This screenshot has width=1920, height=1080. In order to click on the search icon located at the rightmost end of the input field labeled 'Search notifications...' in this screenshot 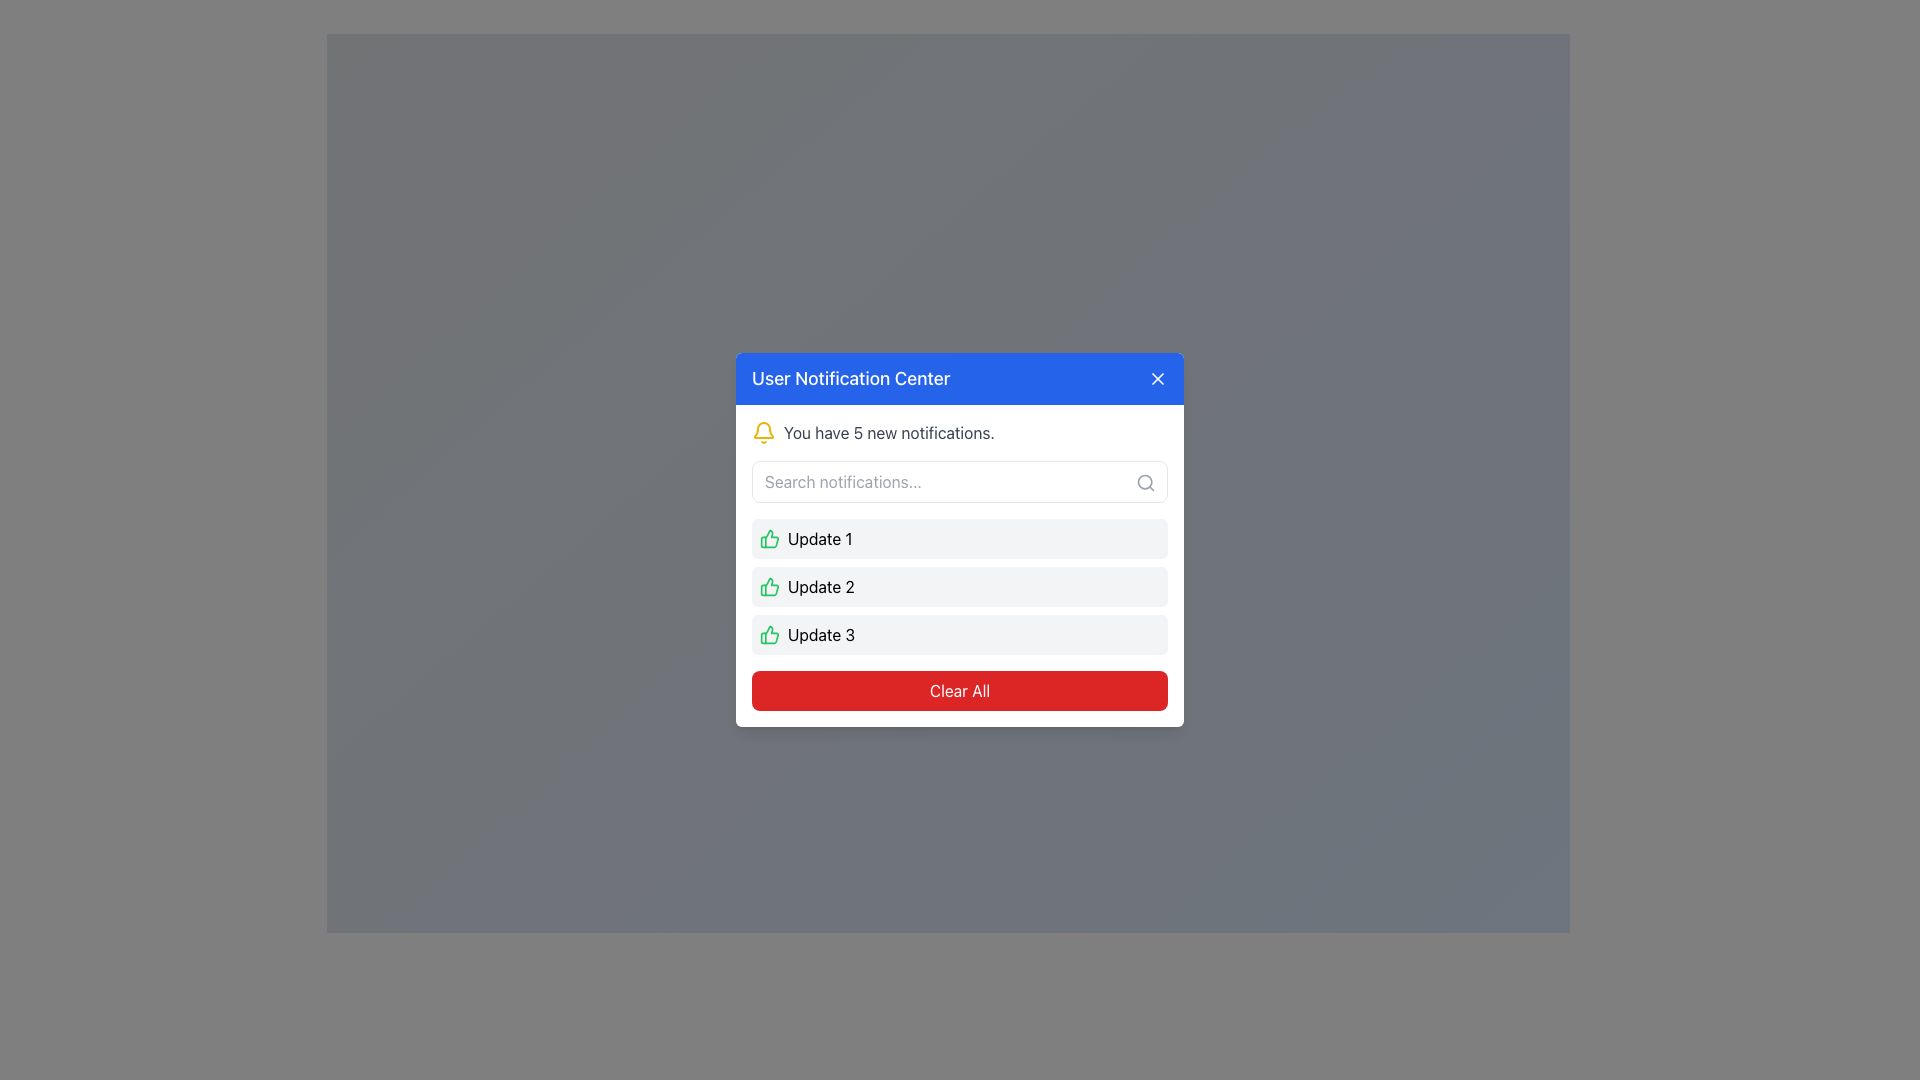, I will do `click(1146, 482)`.